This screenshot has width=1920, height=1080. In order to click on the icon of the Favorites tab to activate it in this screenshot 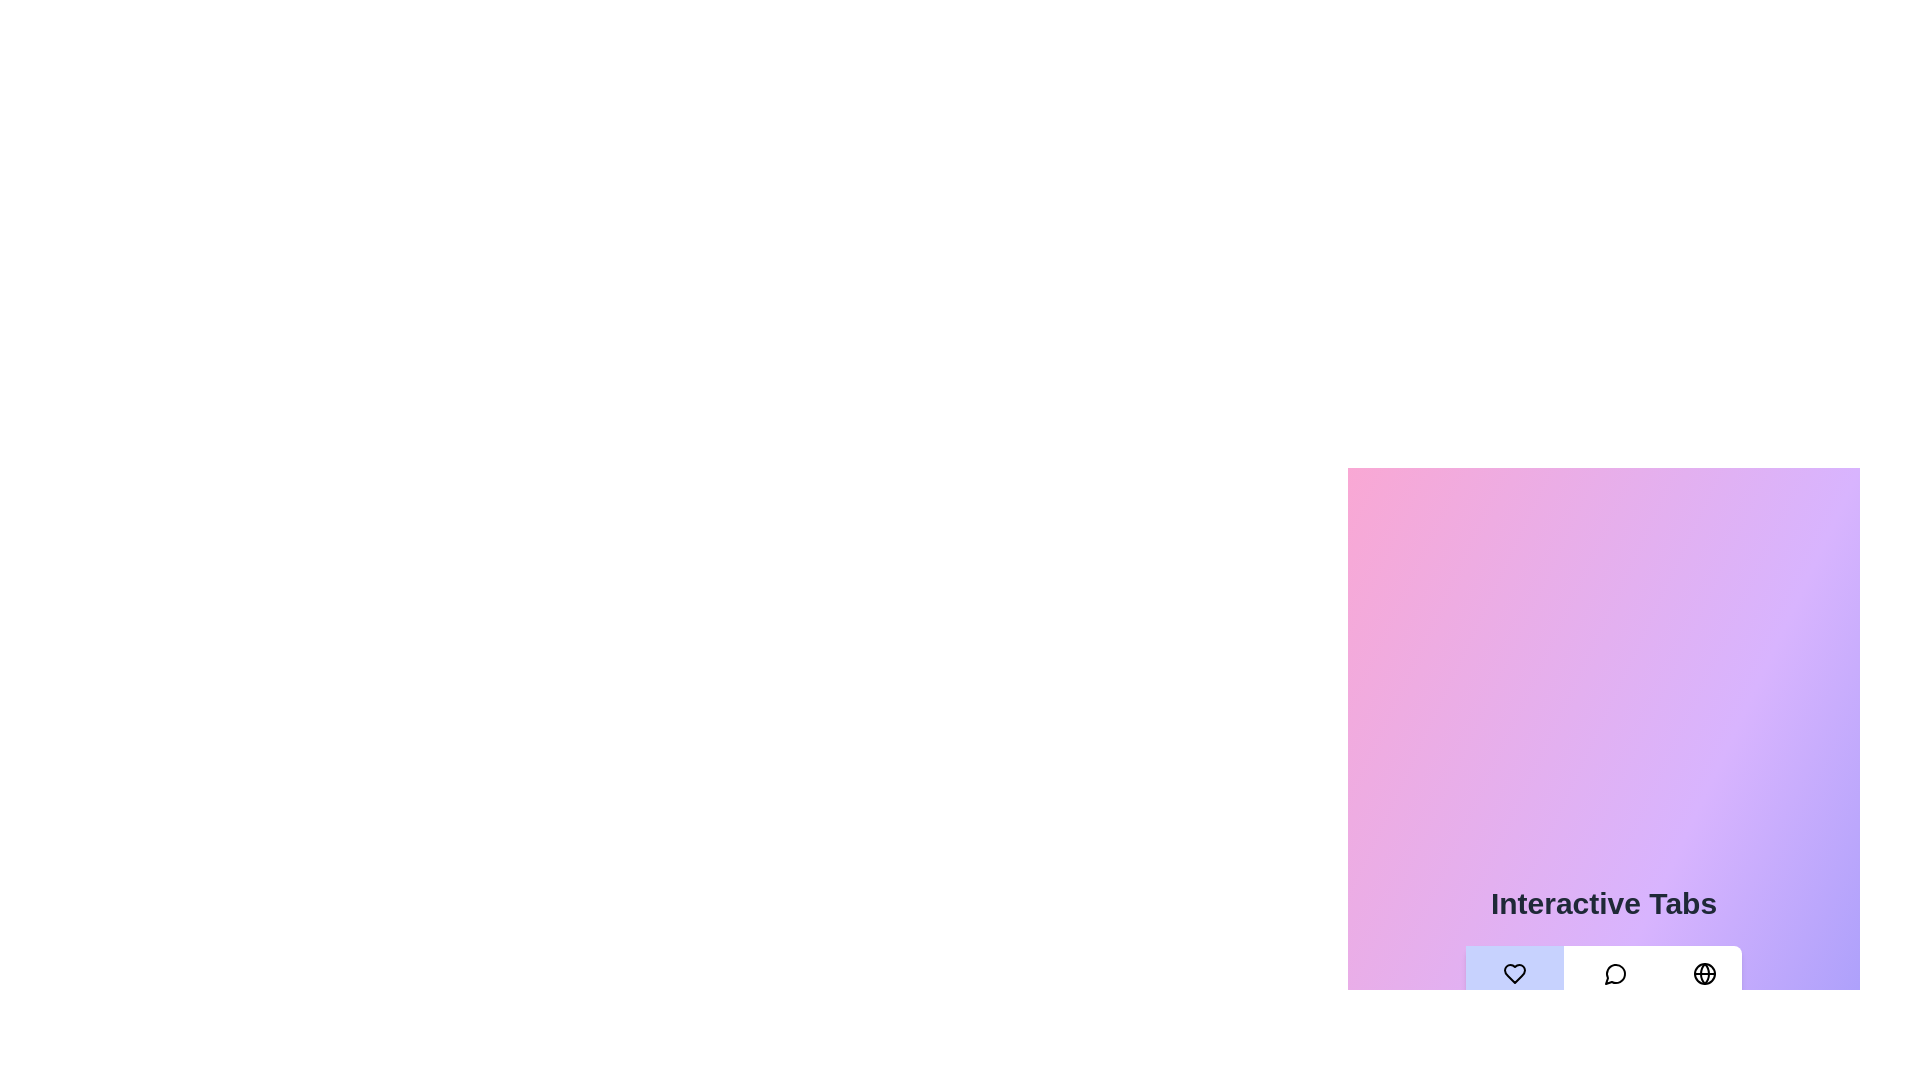, I will do `click(1514, 973)`.